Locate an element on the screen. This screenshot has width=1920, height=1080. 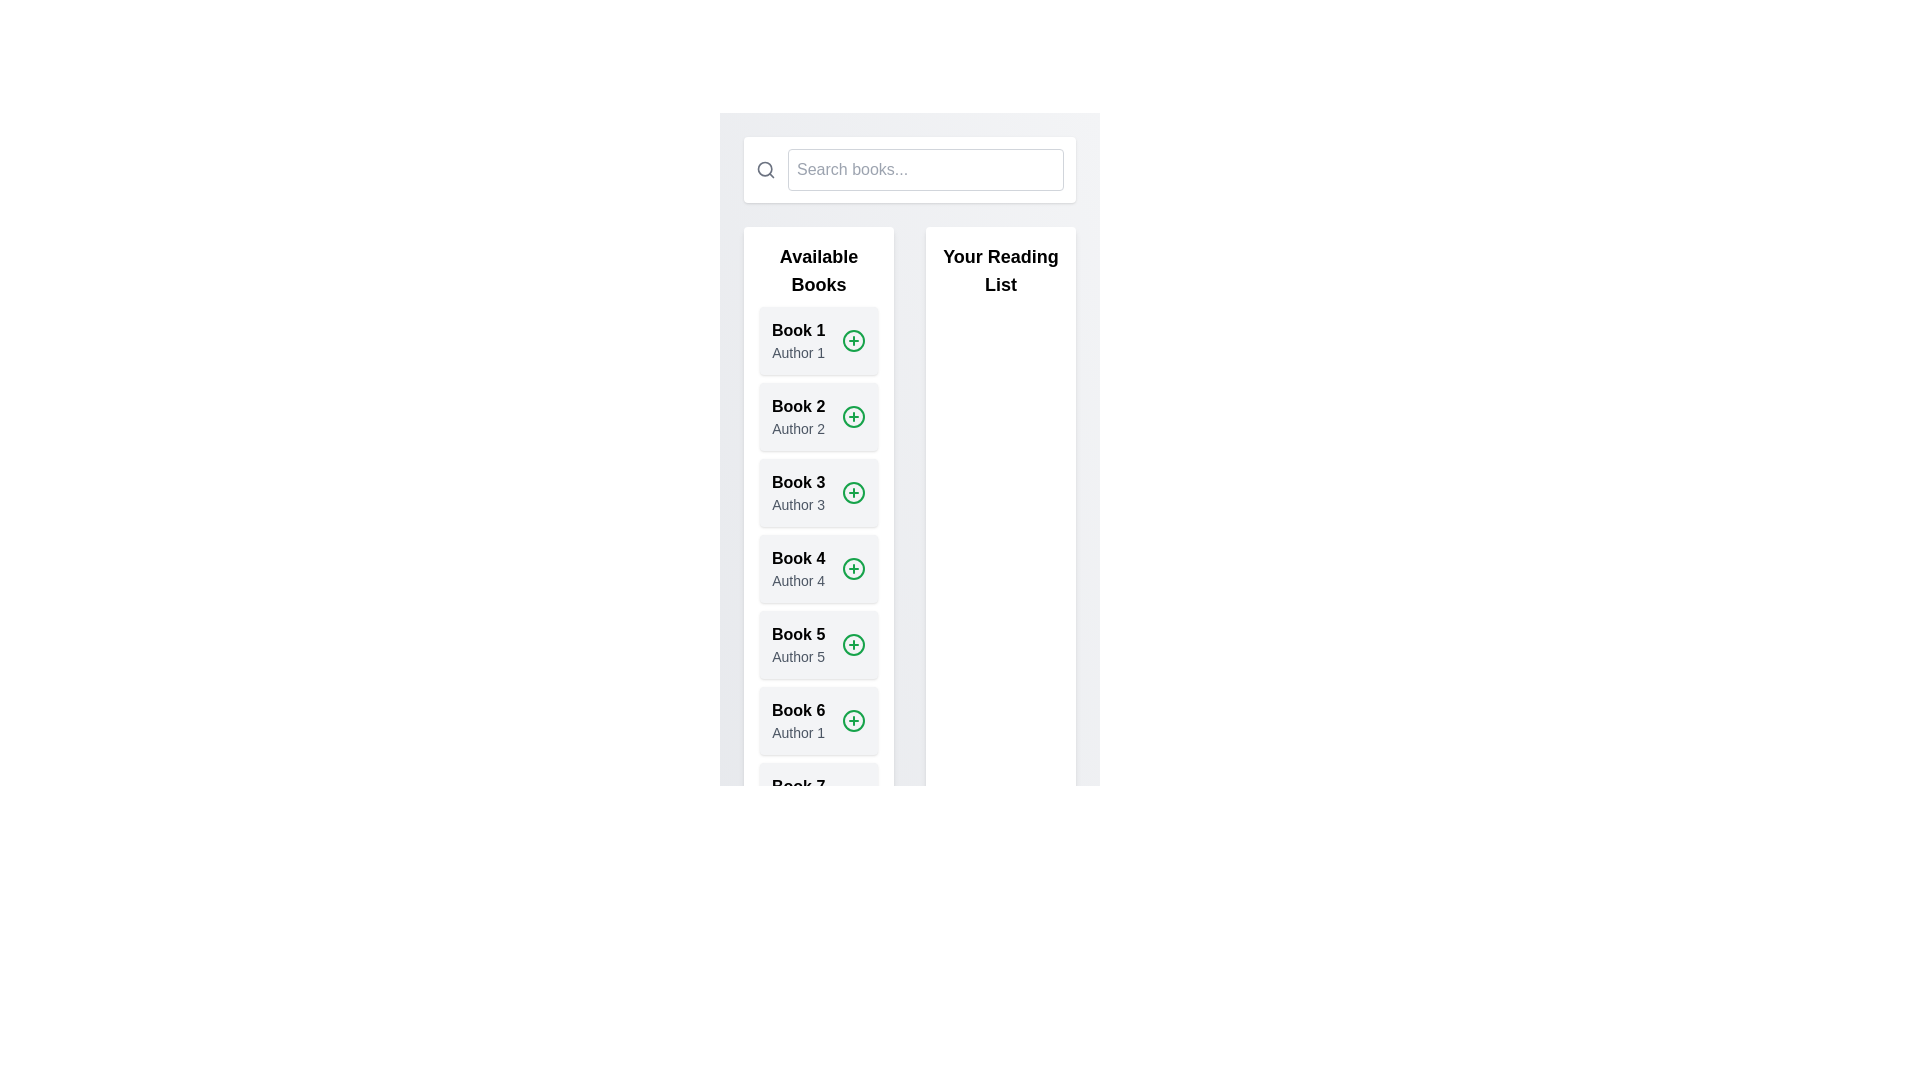
the text display component containing the title 'Book 3' and author 'Author 3' in the 'Available Books' section is located at coordinates (797, 493).